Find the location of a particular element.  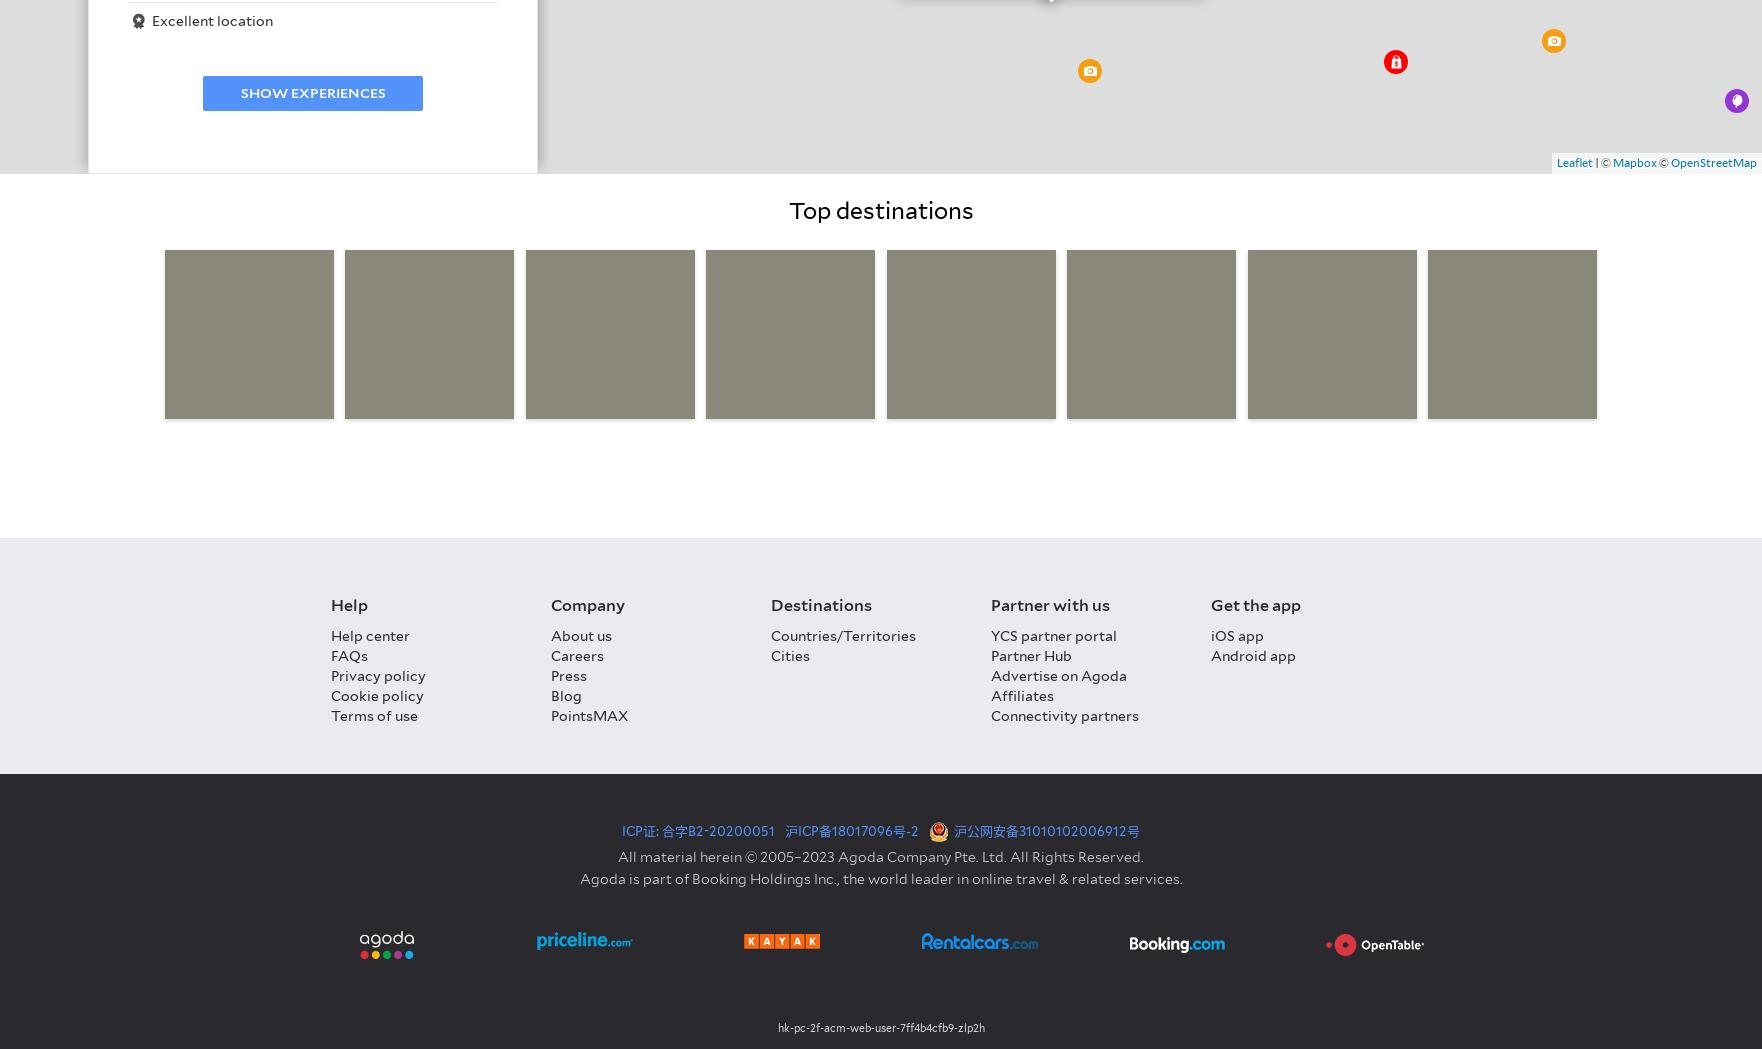

'Partner with us' is located at coordinates (990, 604).